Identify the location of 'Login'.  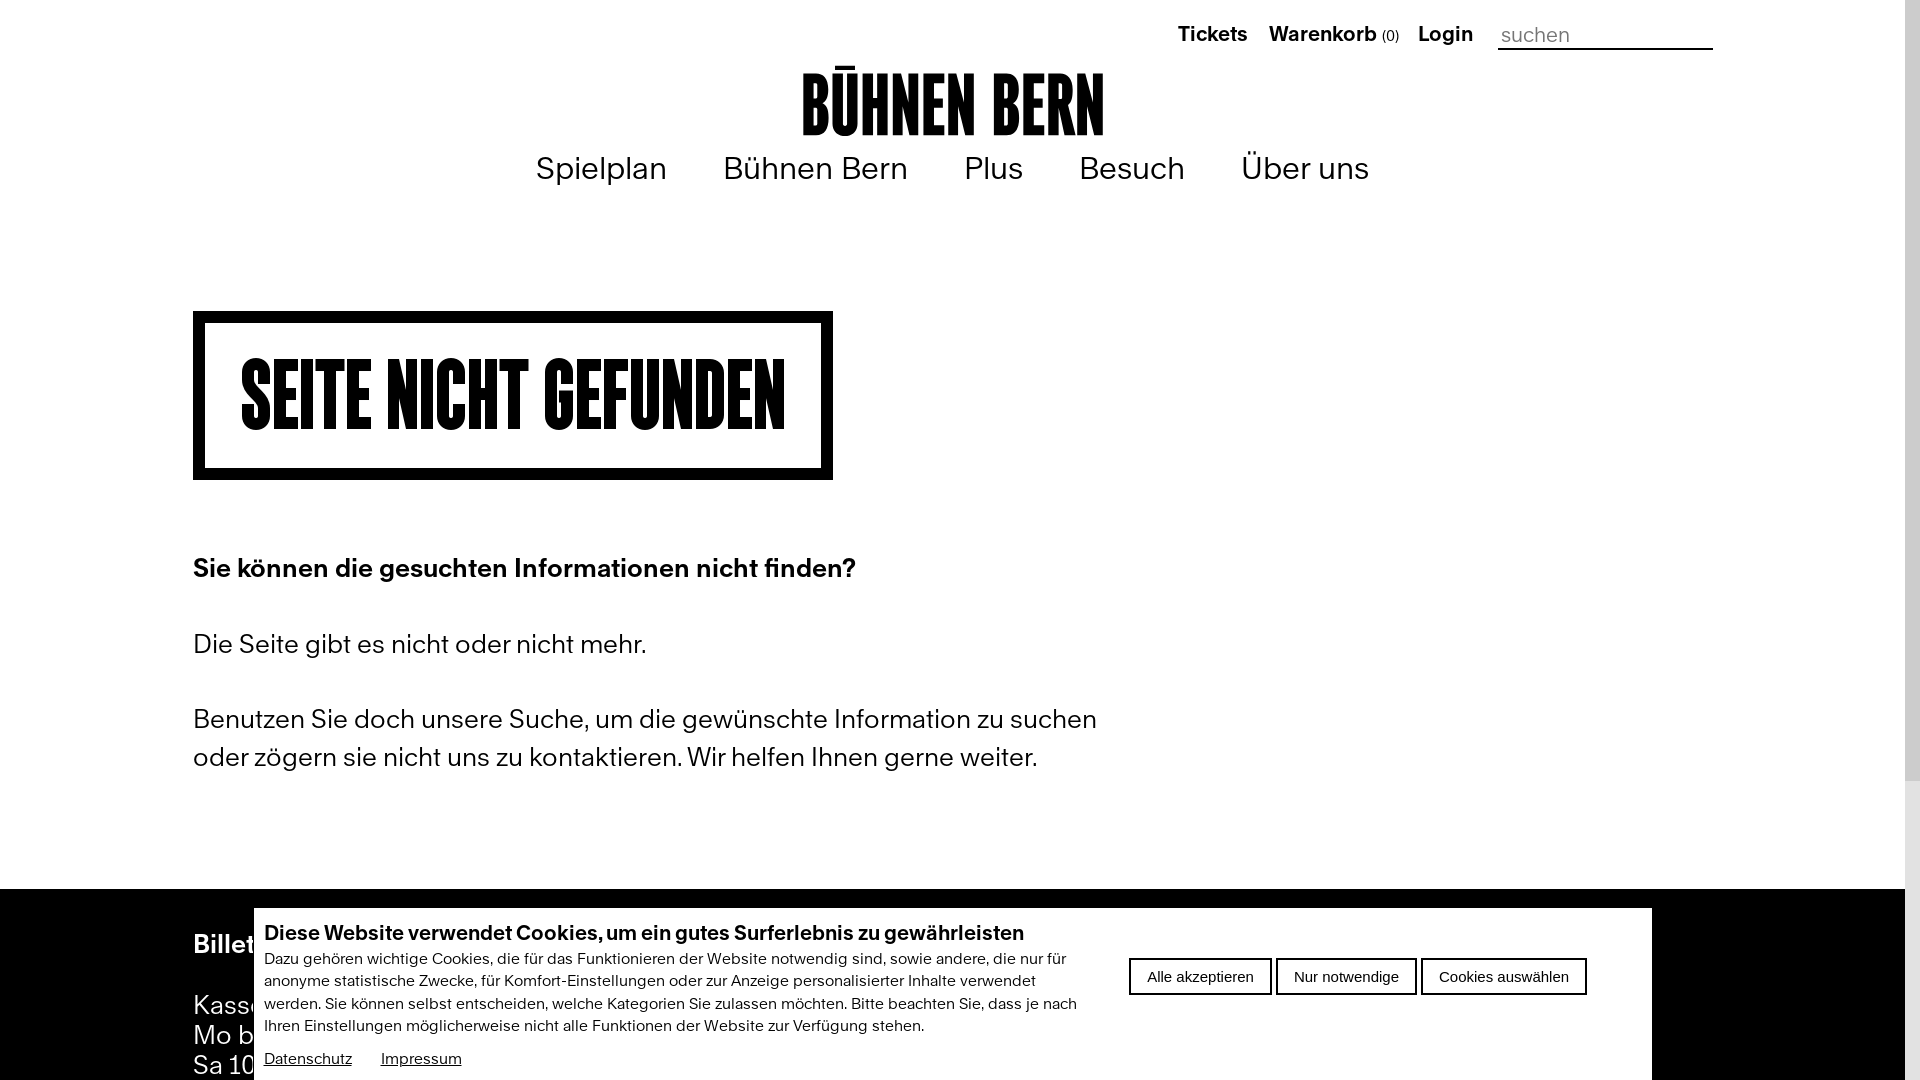
(1416, 34).